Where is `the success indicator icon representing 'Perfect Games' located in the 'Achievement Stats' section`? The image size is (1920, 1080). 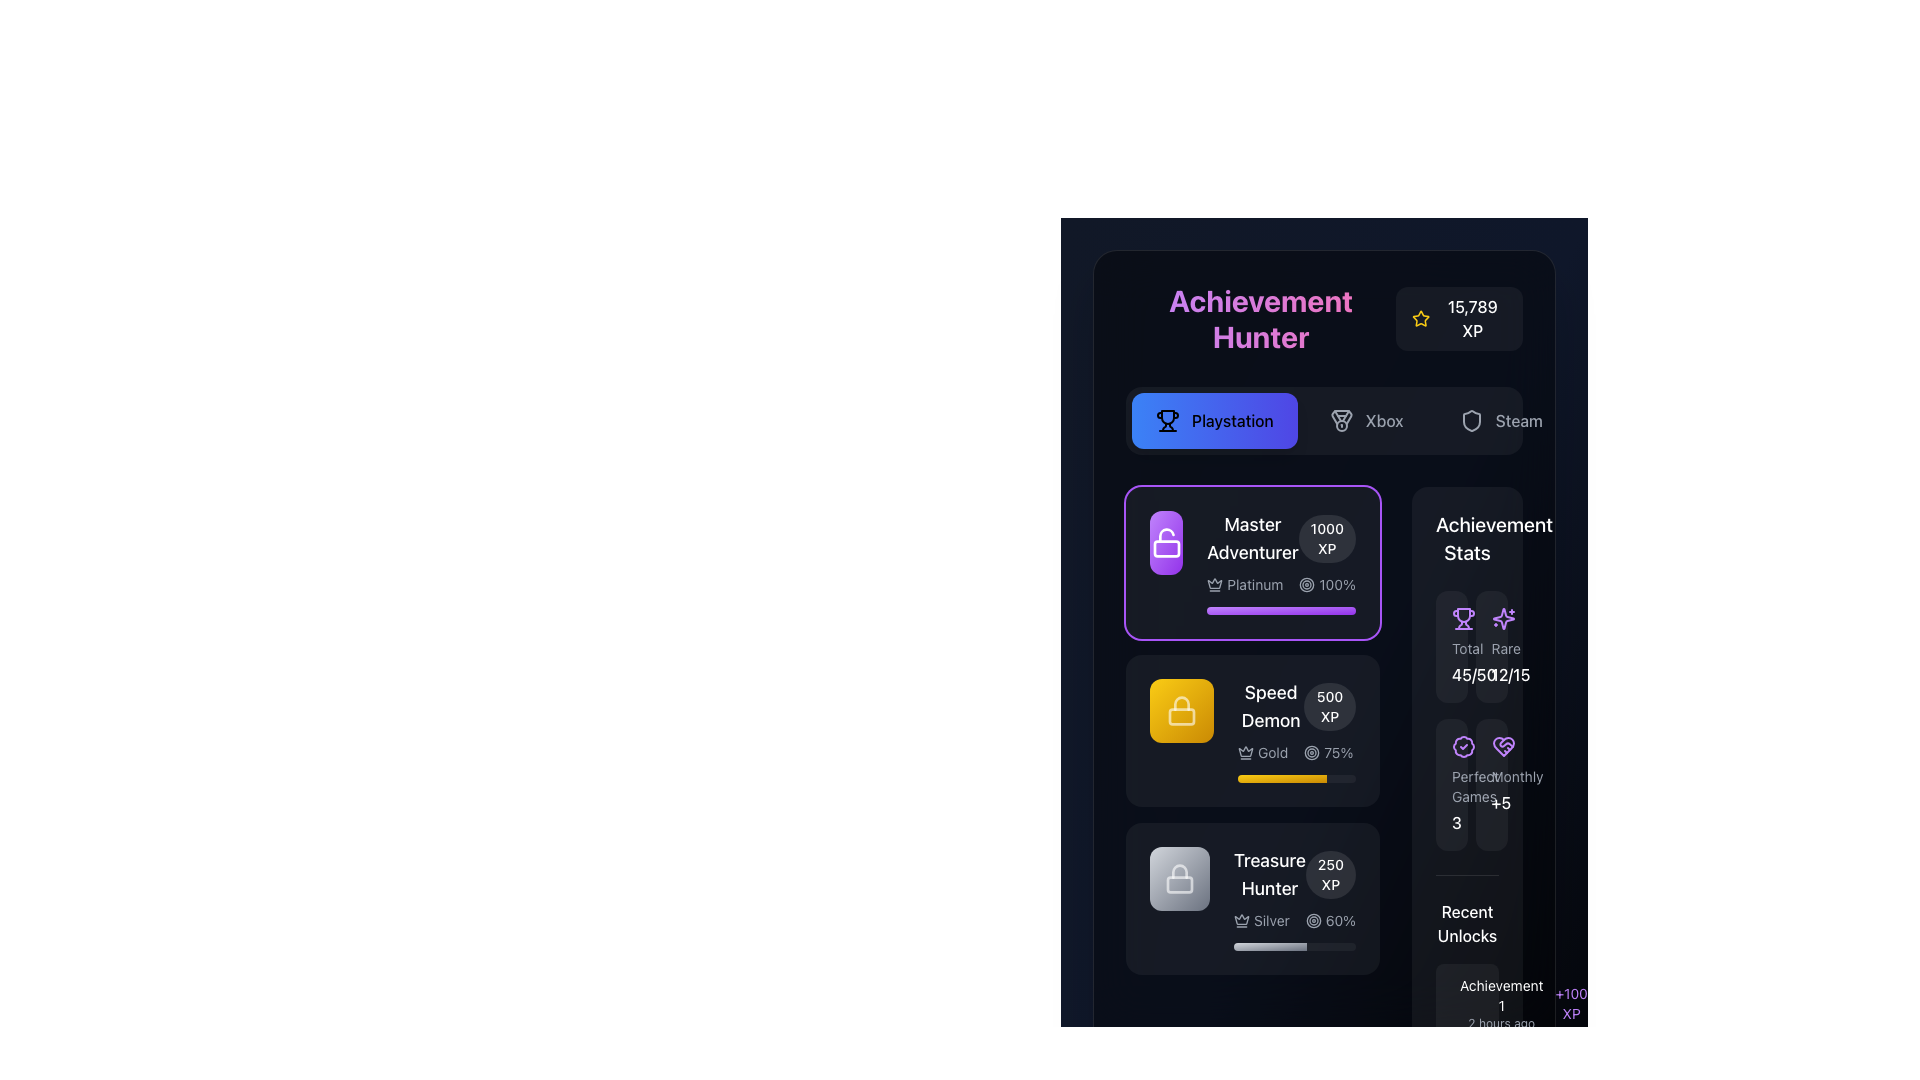 the success indicator icon representing 'Perfect Games' located in the 'Achievement Stats' section is located at coordinates (1464, 747).